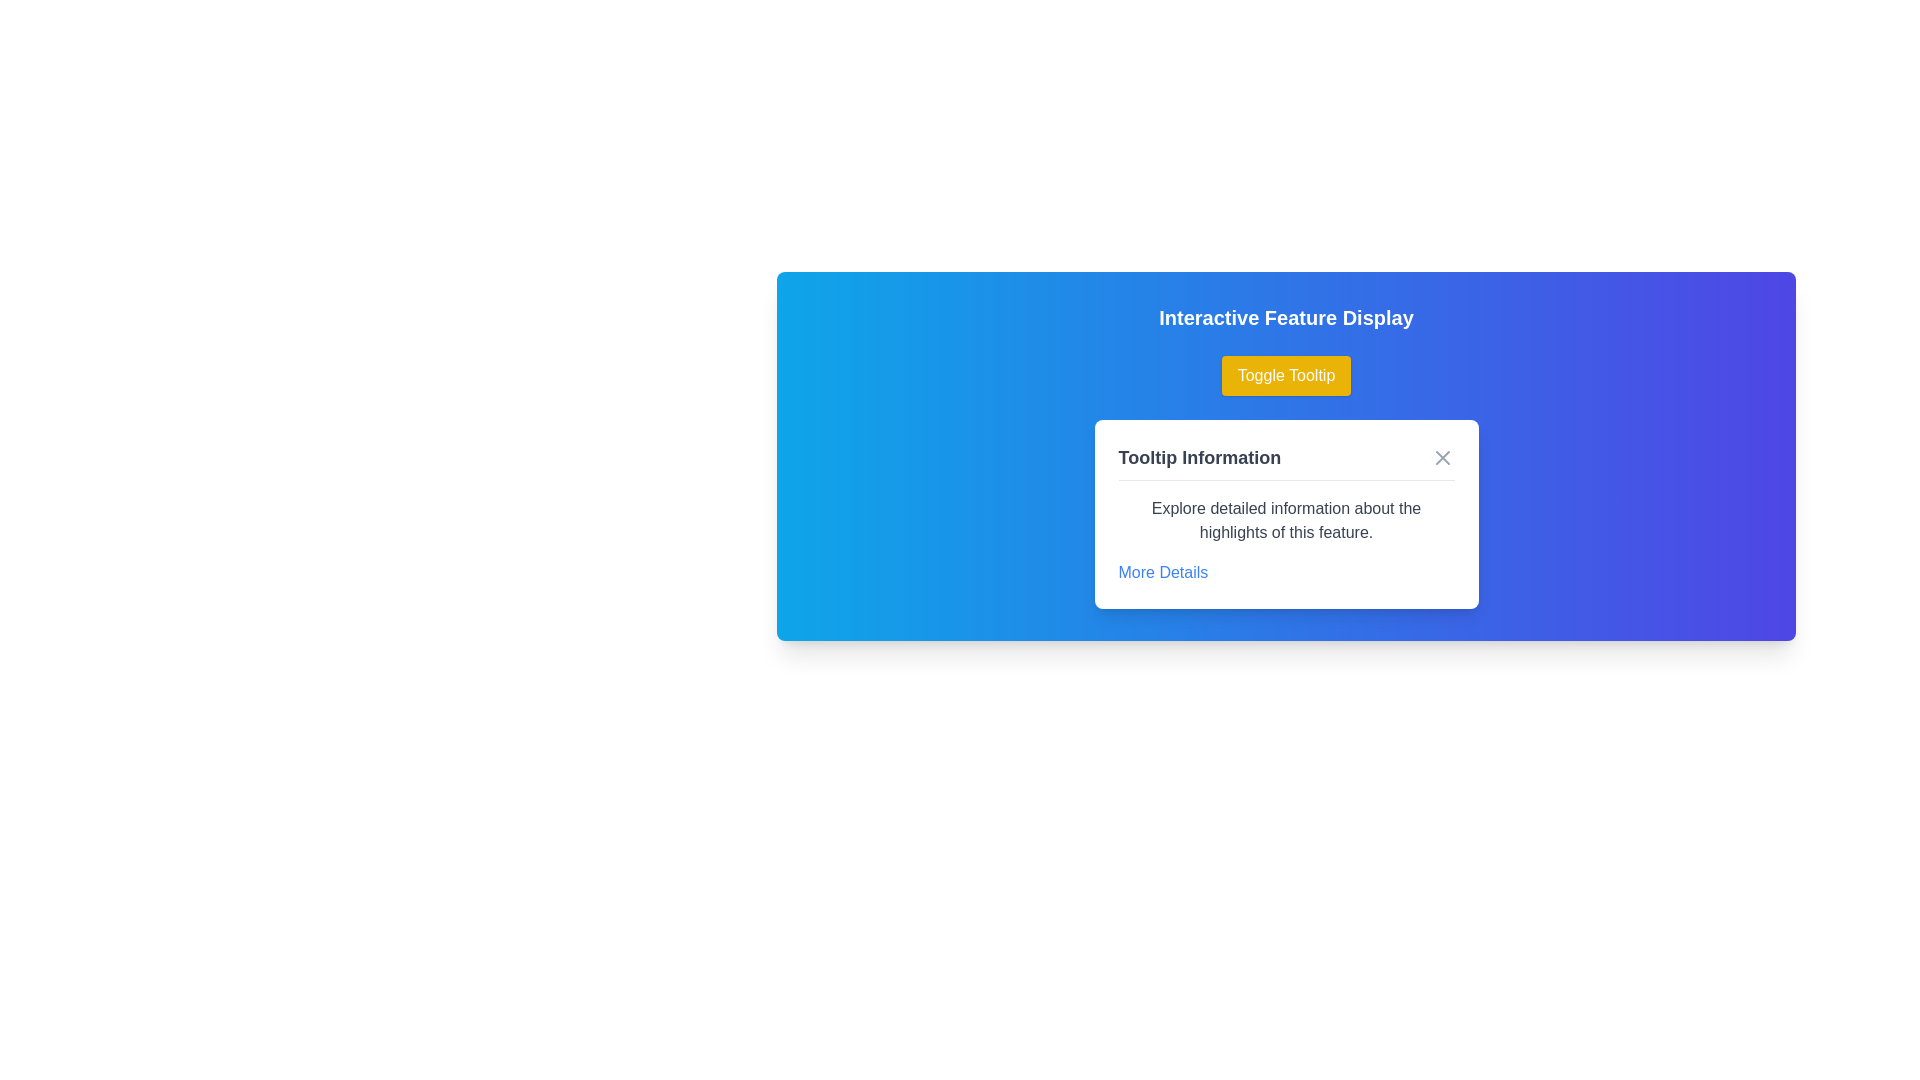 The image size is (1920, 1080). What do you see at coordinates (1442, 458) in the screenshot?
I see `the close button located in the upper-right corner of the tooltip box` at bounding box center [1442, 458].